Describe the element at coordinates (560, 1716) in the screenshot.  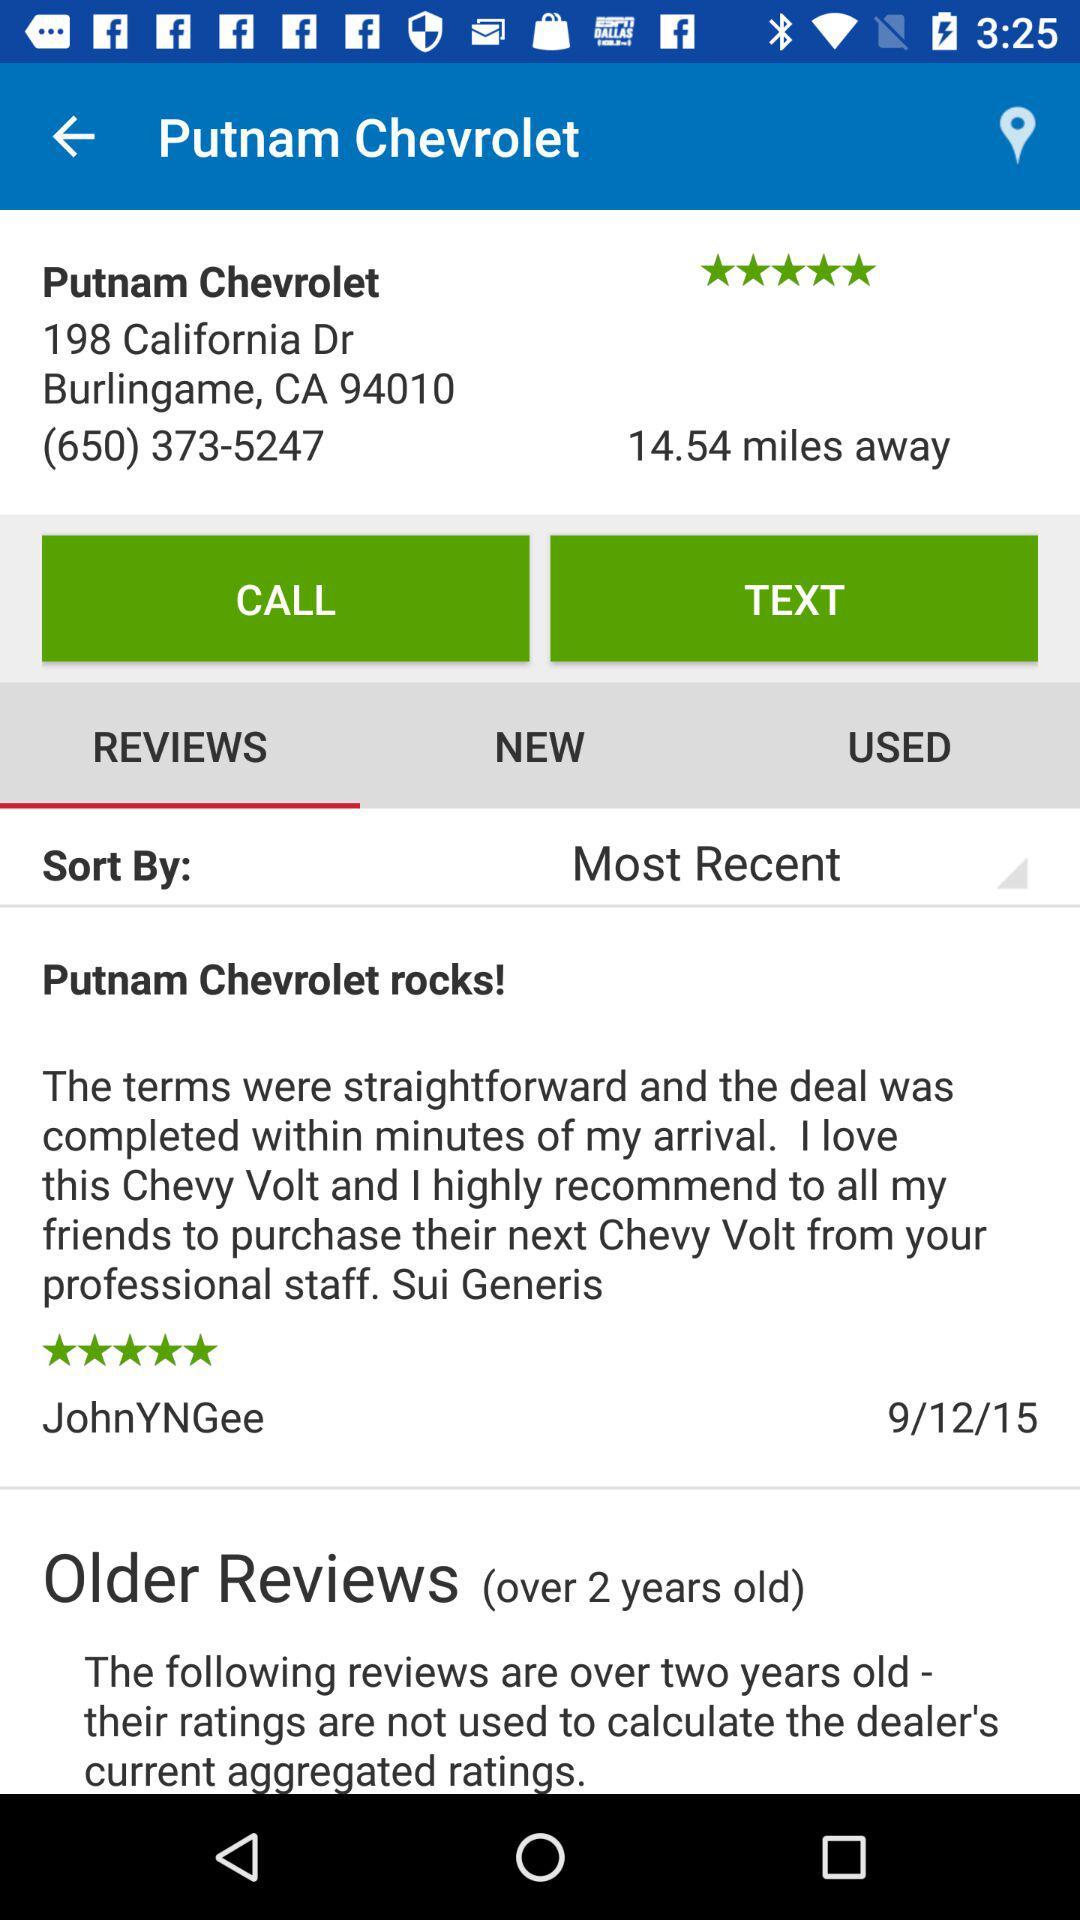
I see `the the following reviews` at that location.